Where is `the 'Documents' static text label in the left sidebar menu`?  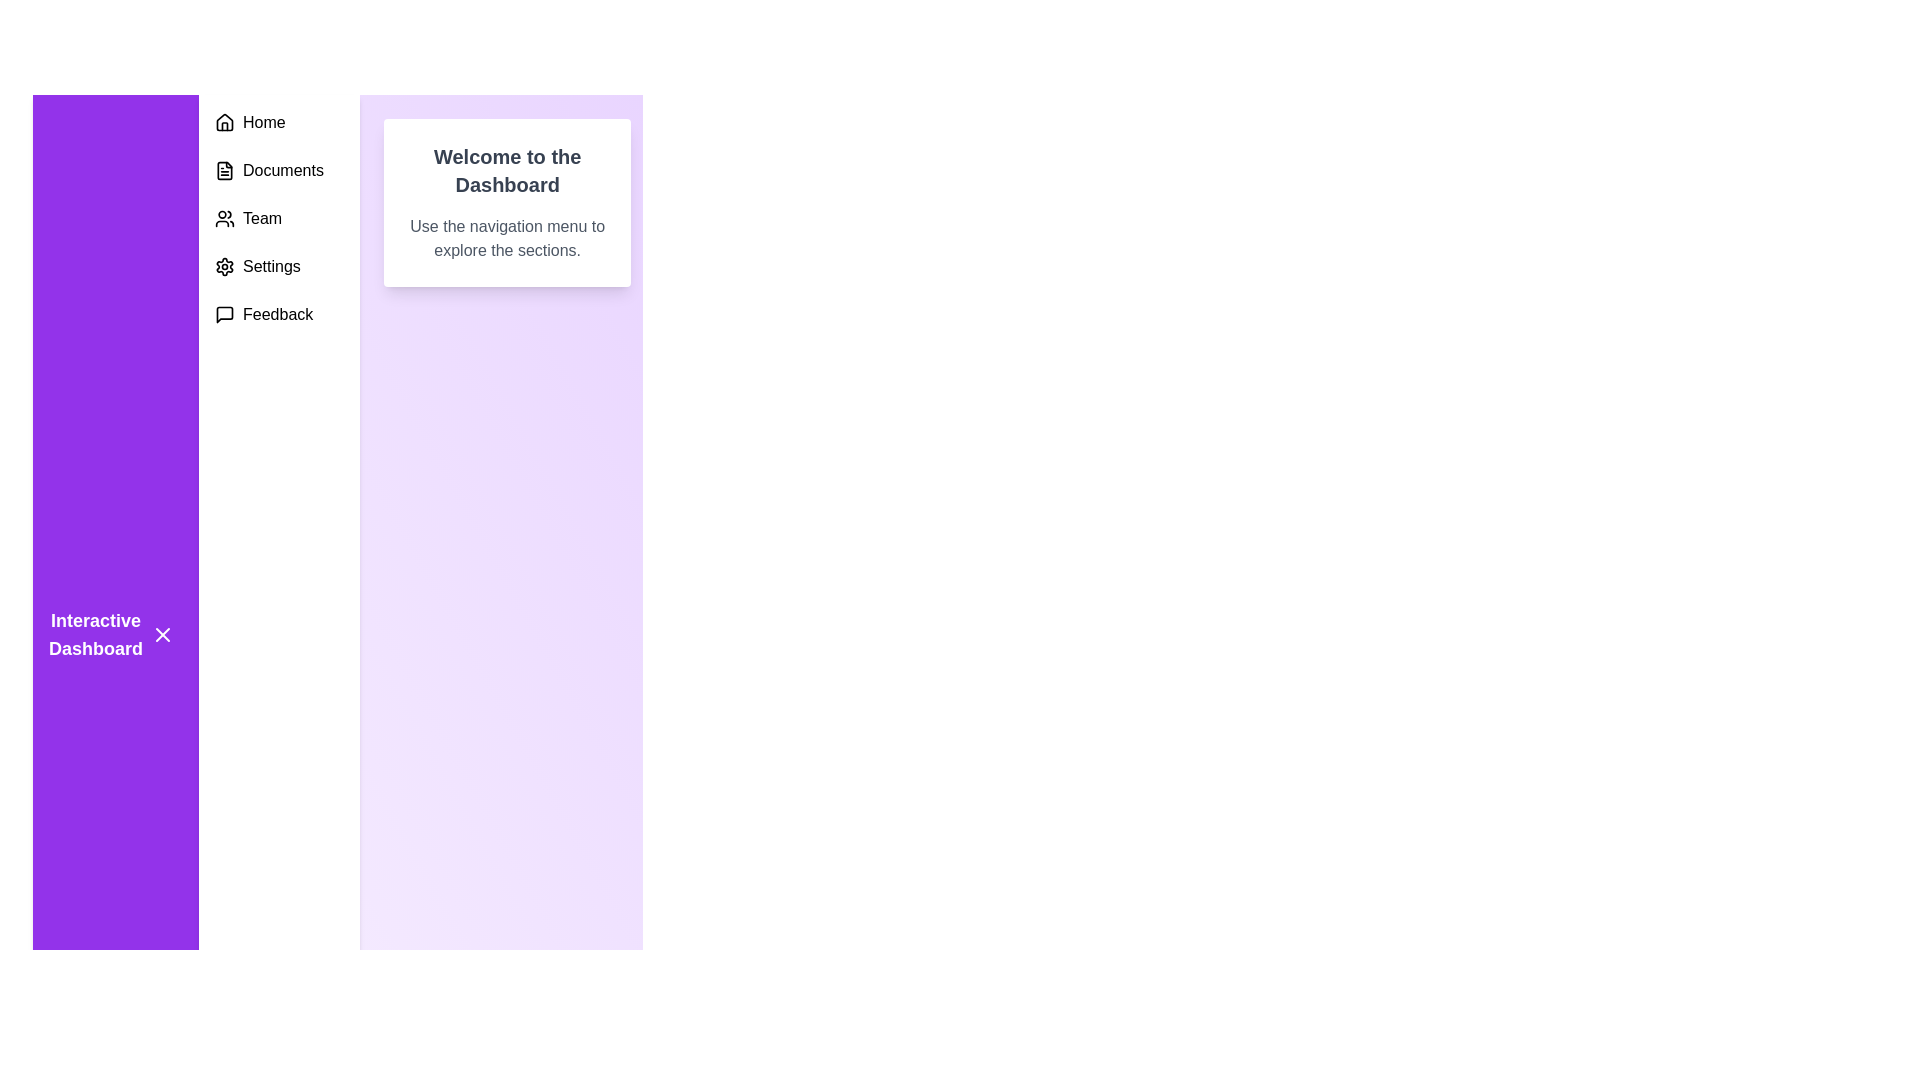
the 'Documents' static text label in the left sidebar menu is located at coordinates (282, 169).